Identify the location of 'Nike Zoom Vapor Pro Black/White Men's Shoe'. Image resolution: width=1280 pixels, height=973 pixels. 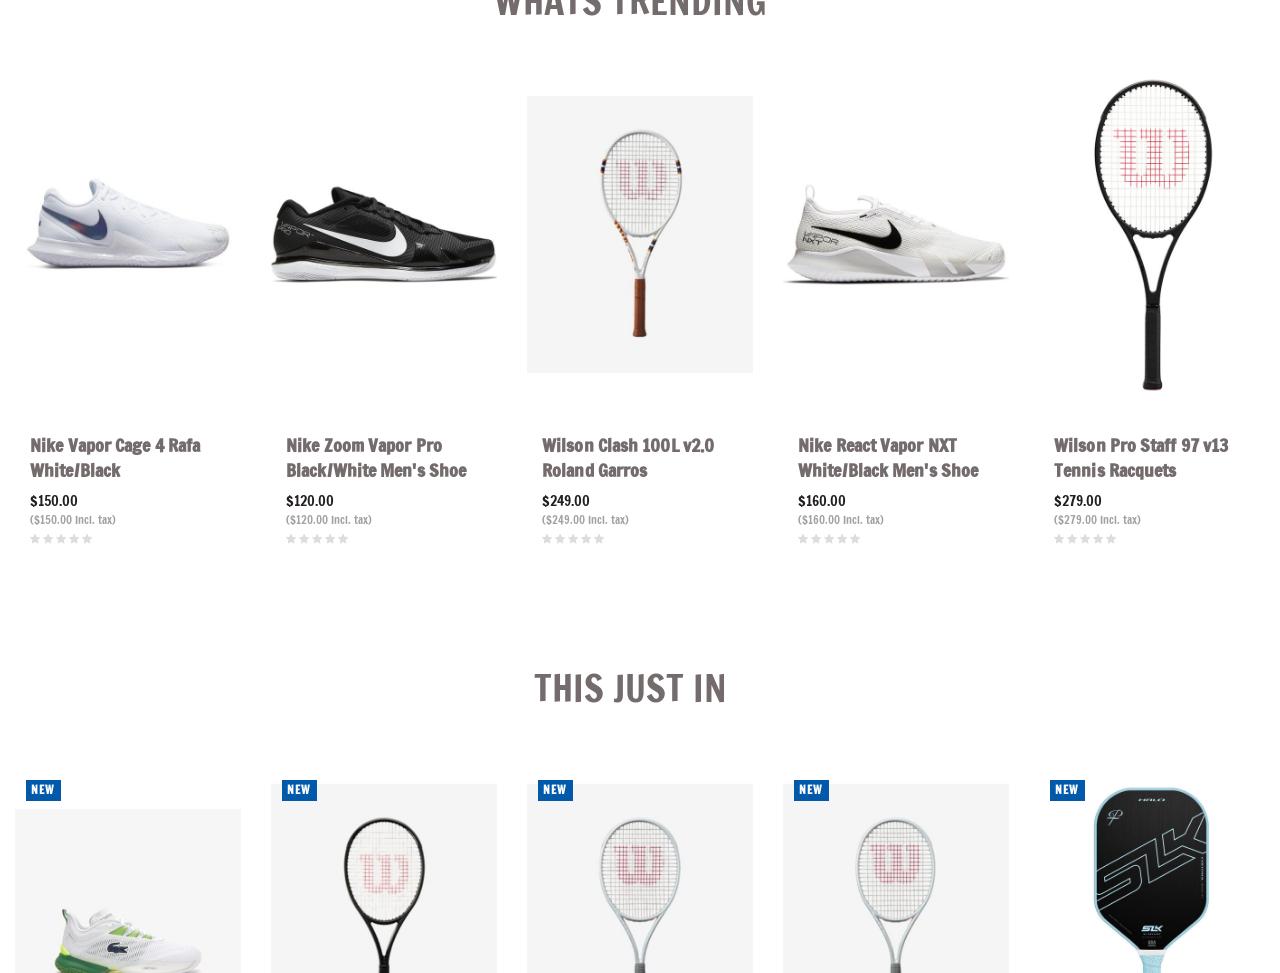
(376, 457).